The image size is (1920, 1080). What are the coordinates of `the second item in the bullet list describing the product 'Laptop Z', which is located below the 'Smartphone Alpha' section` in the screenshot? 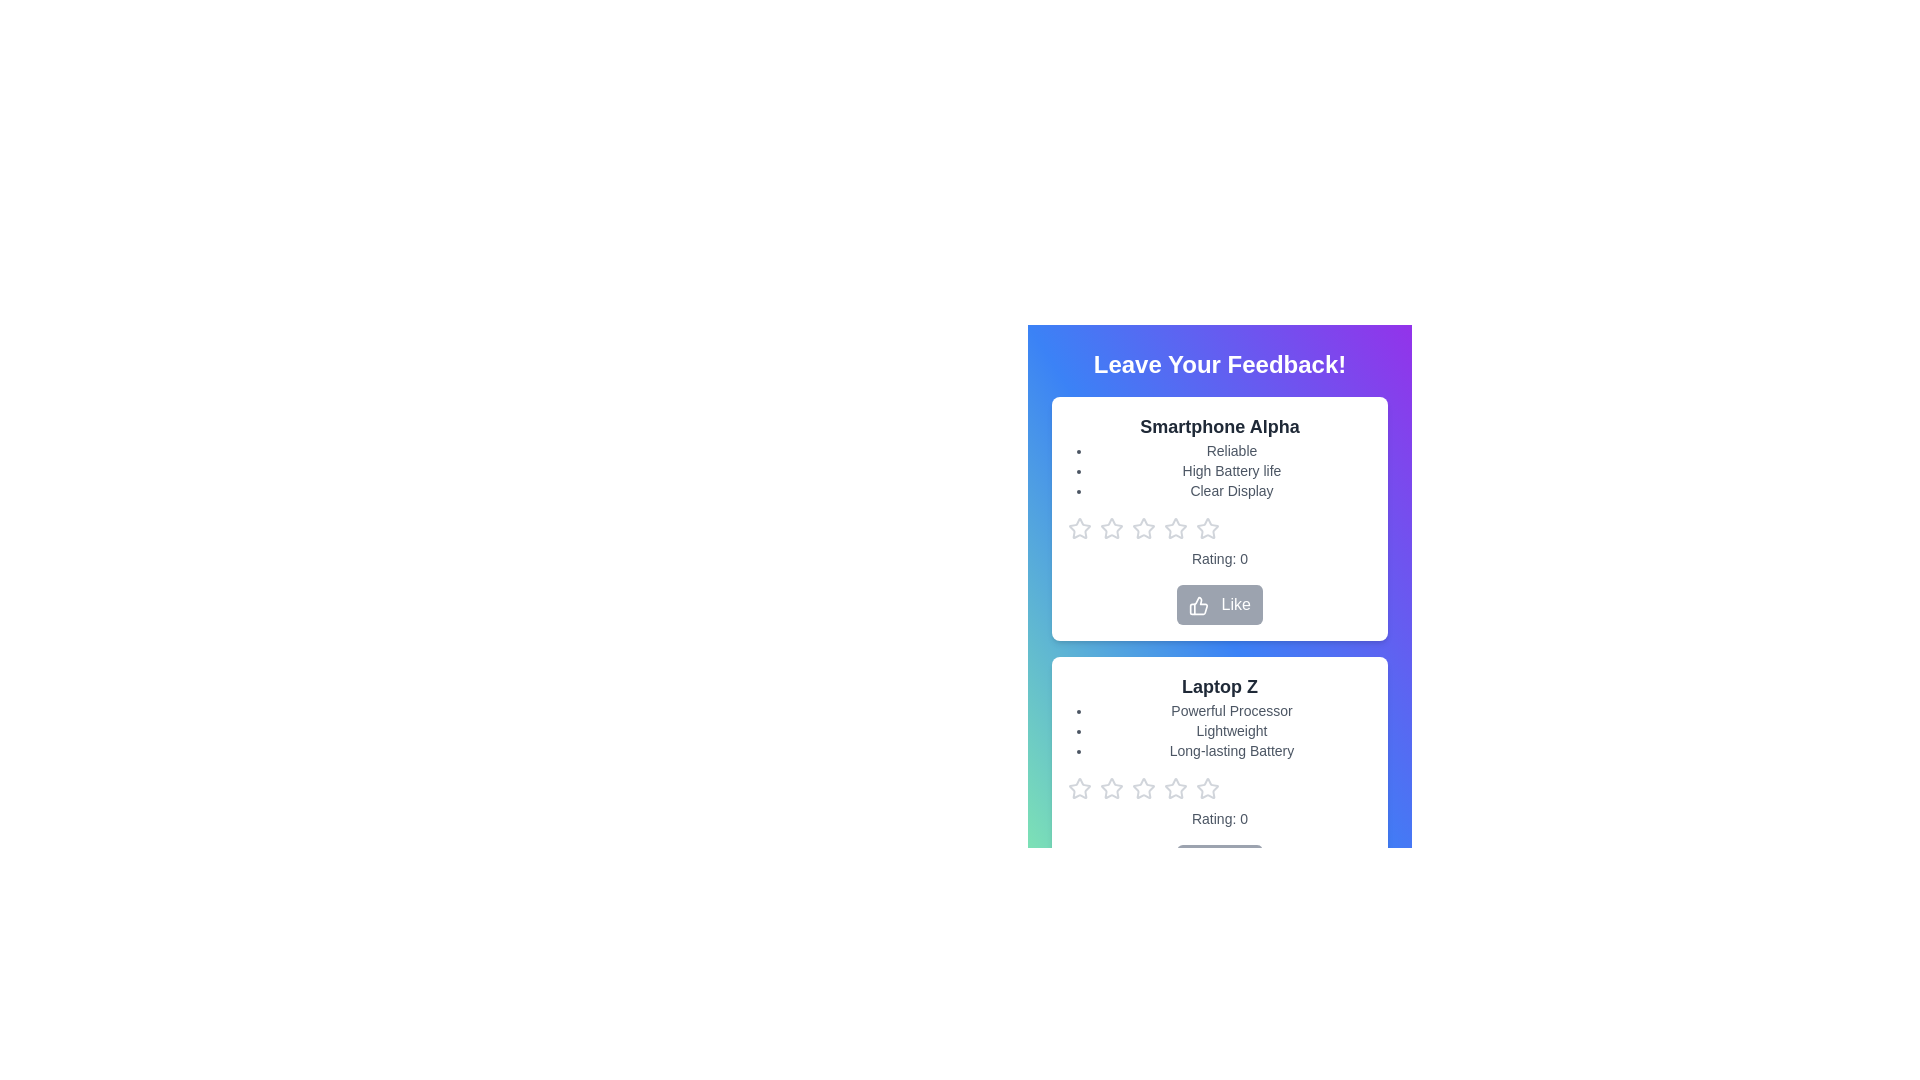 It's located at (1231, 731).